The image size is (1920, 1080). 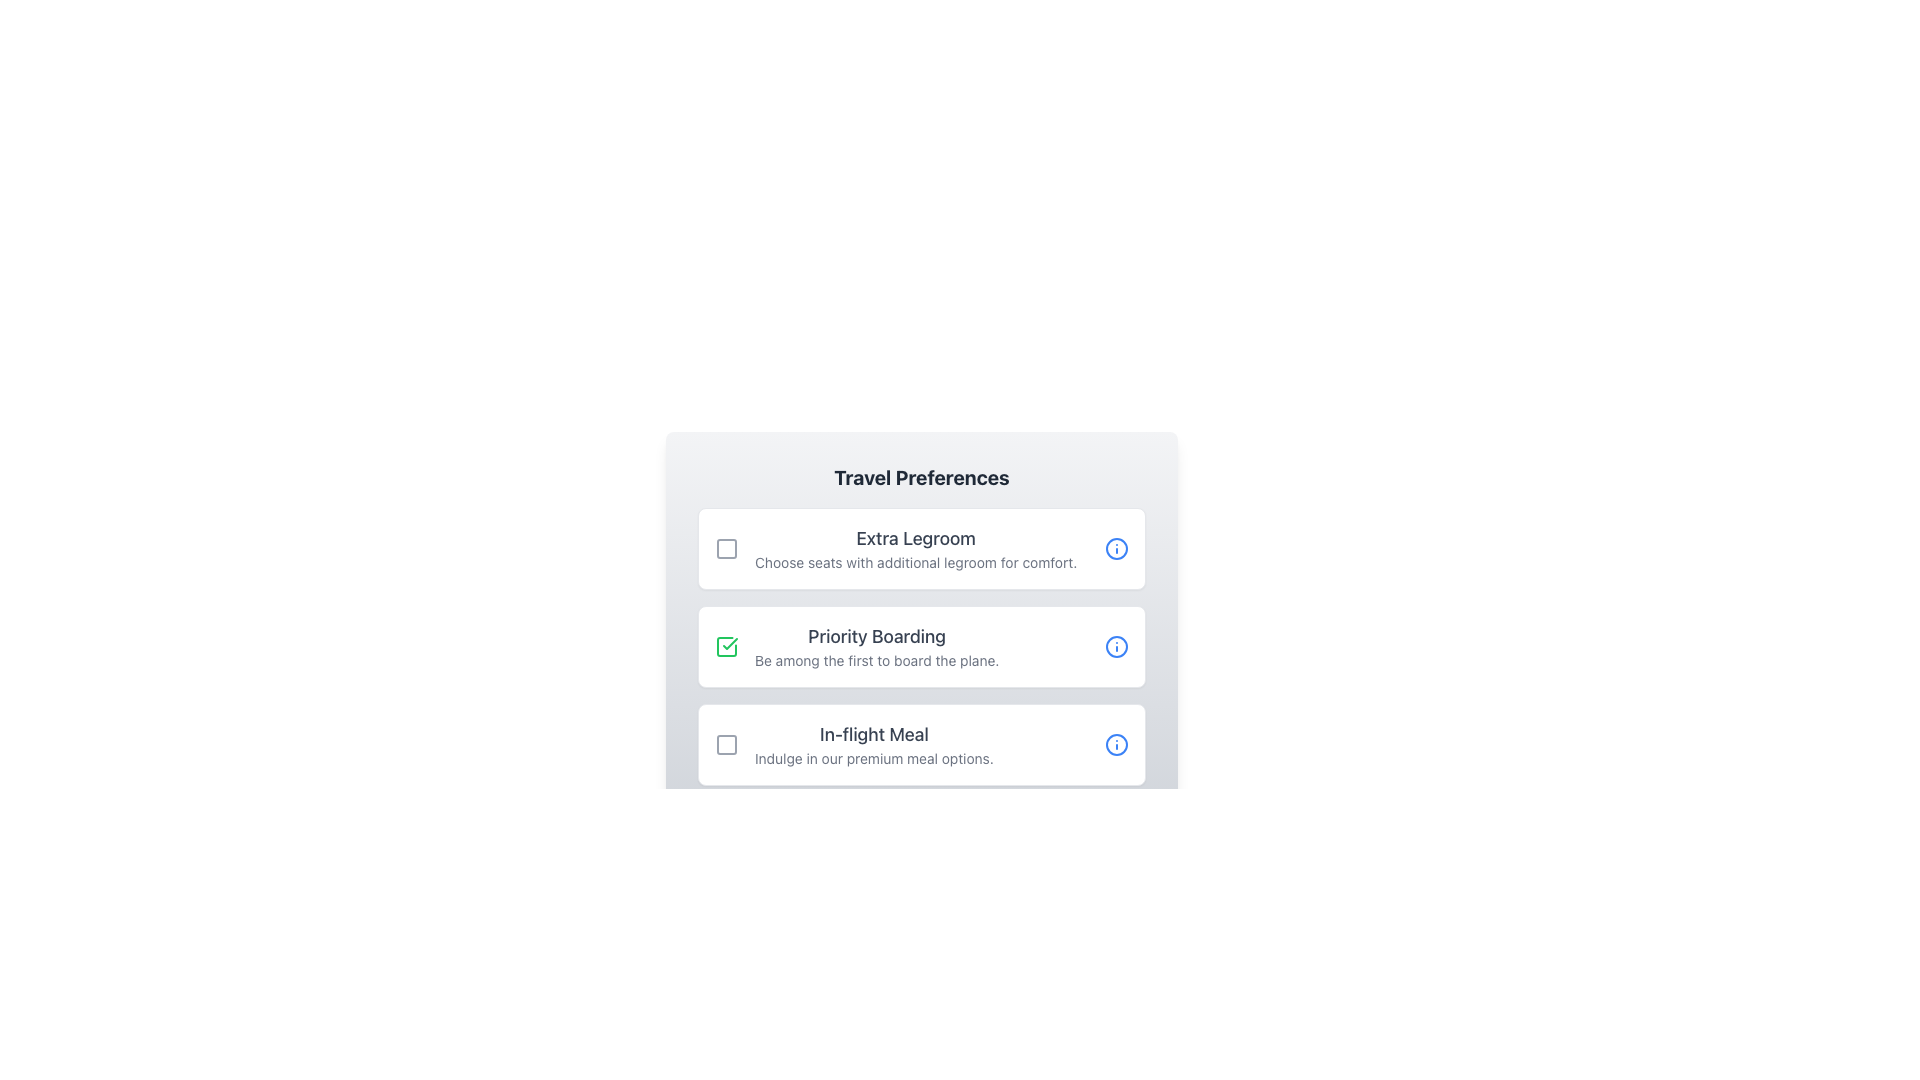 I want to click on the 'Priority Boarding' checkbox, so click(x=920, y=647).